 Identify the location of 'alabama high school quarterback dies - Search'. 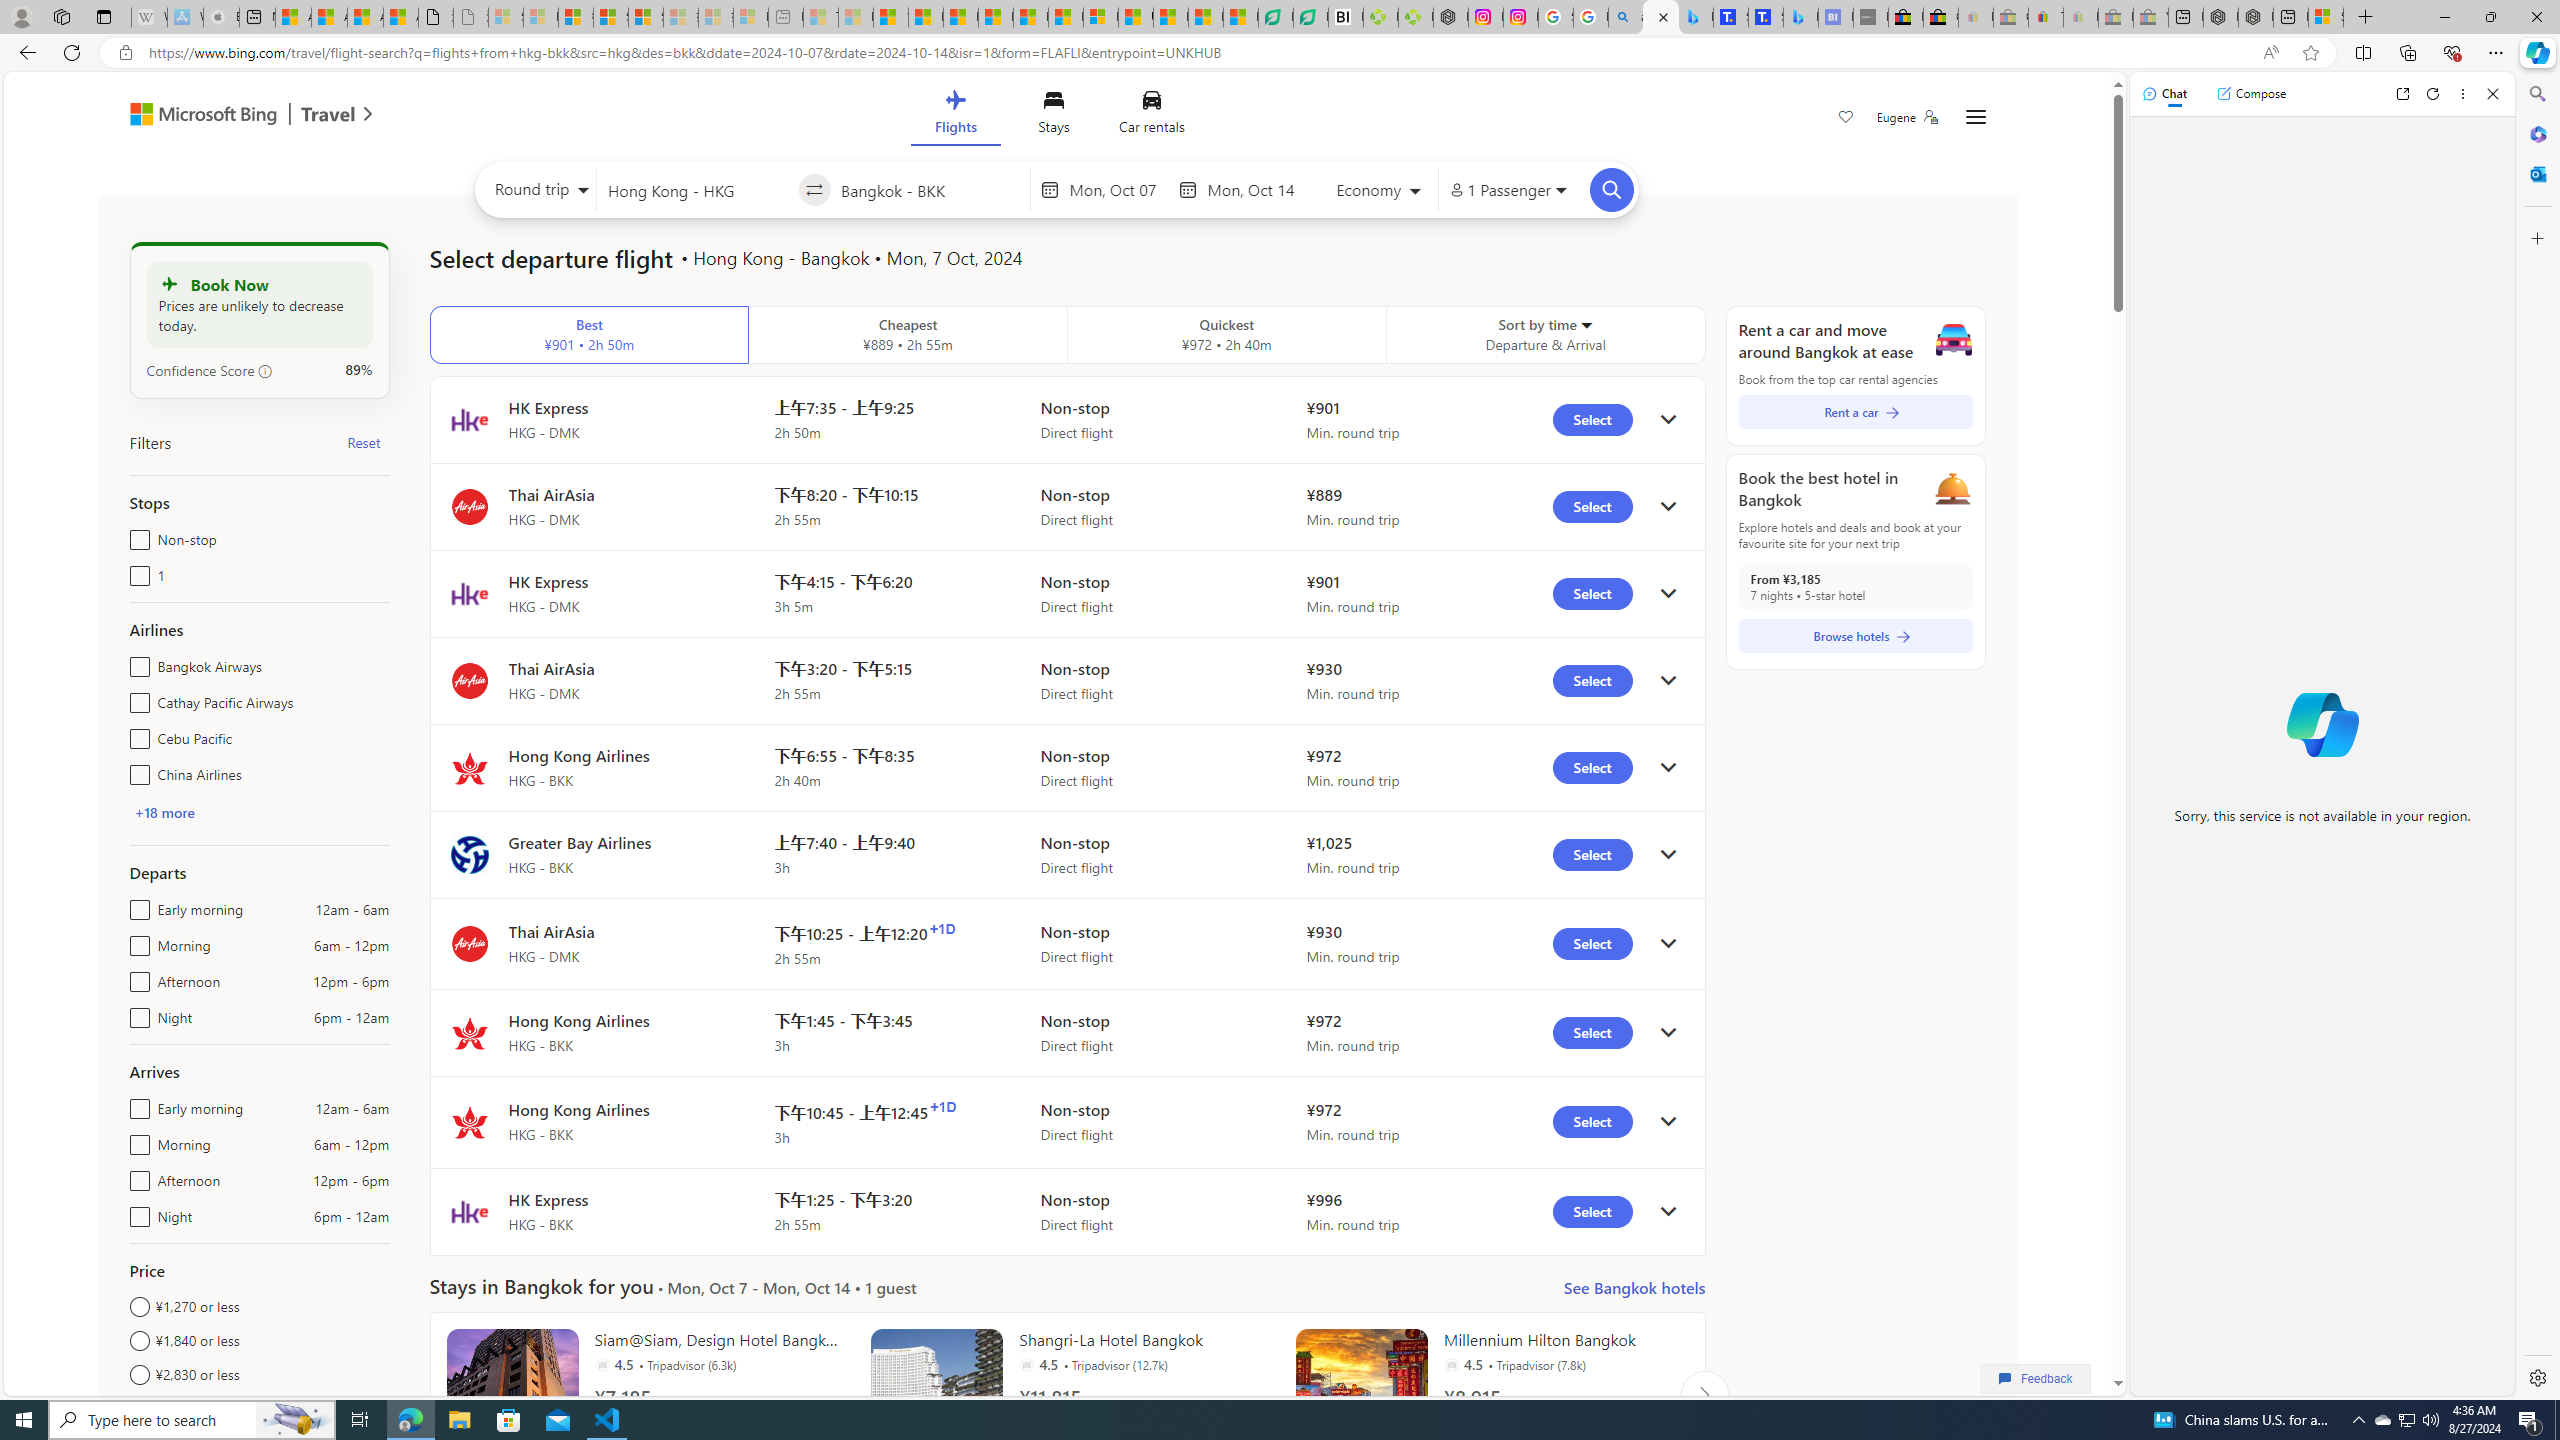
(1625, 16).